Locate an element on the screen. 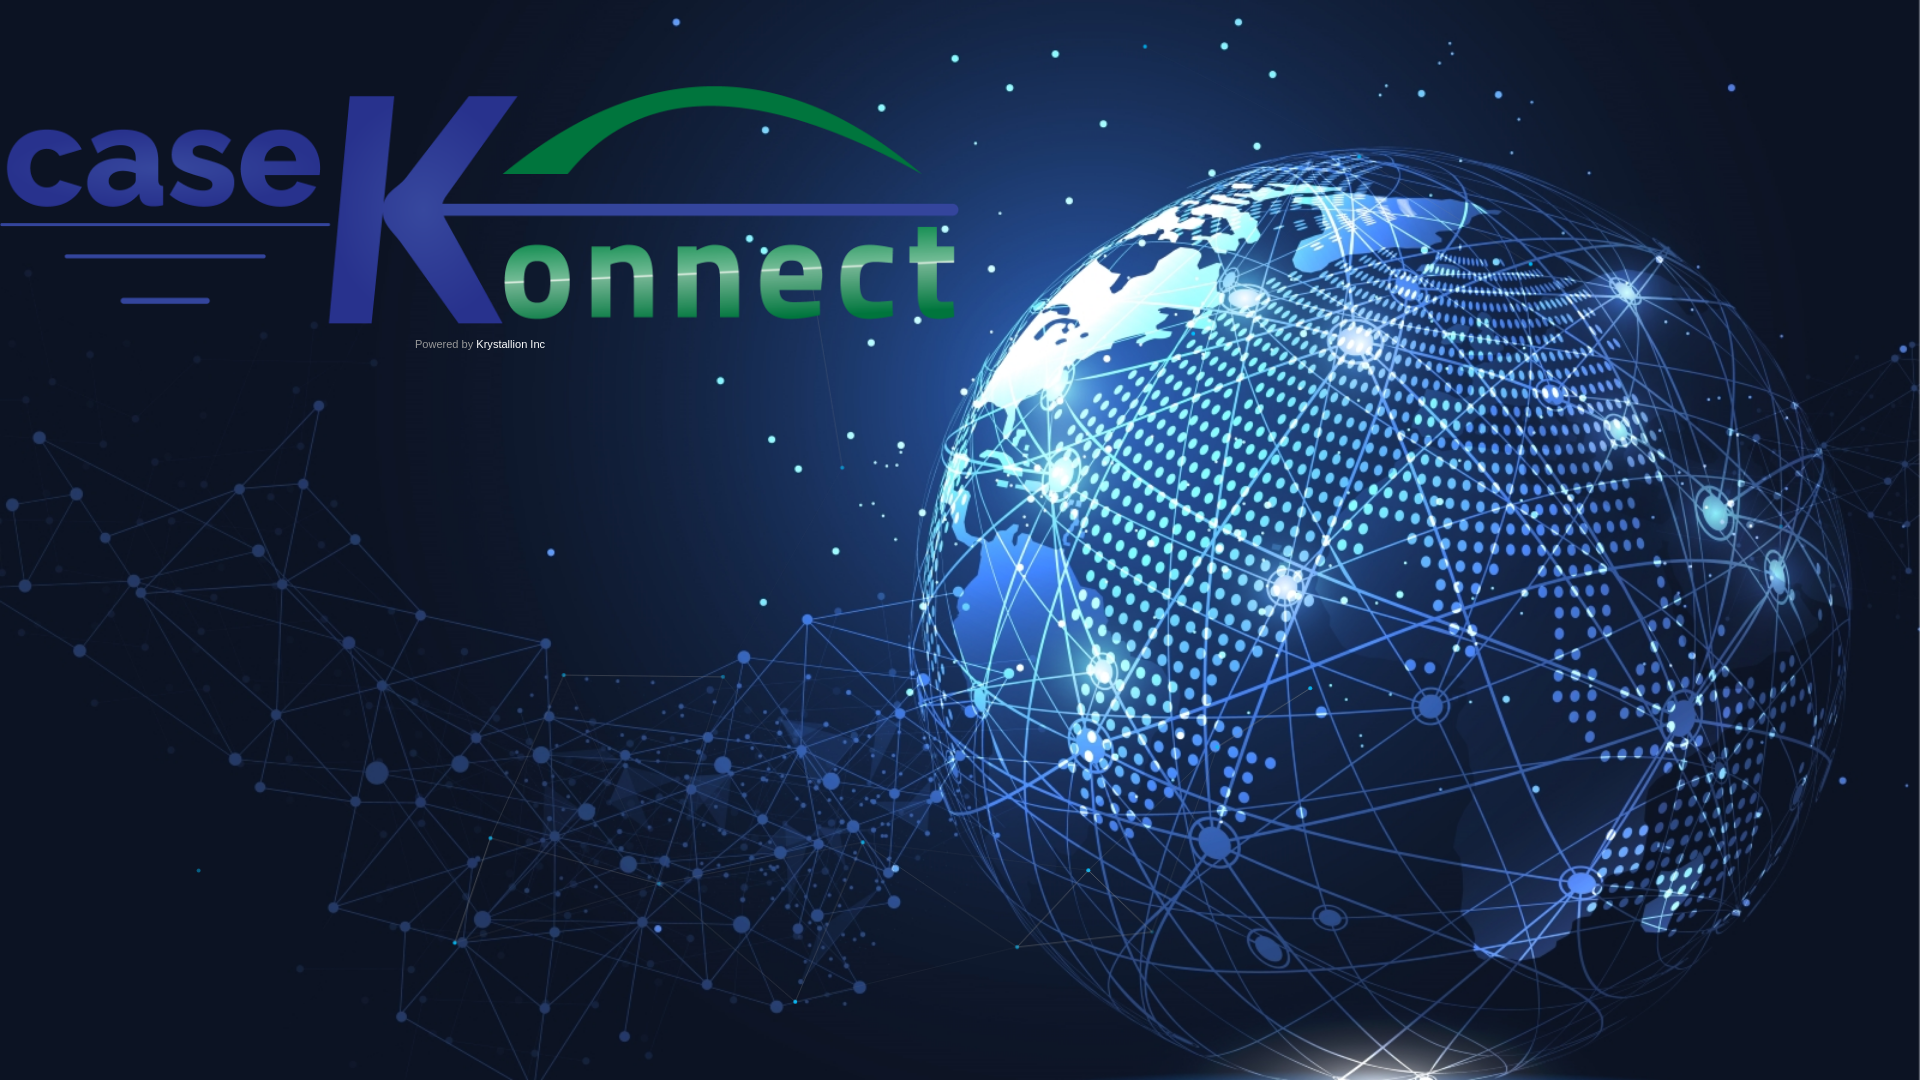 The image size is (1920, 1080). 'caseKonnect' is located at coordinates (480, 205).